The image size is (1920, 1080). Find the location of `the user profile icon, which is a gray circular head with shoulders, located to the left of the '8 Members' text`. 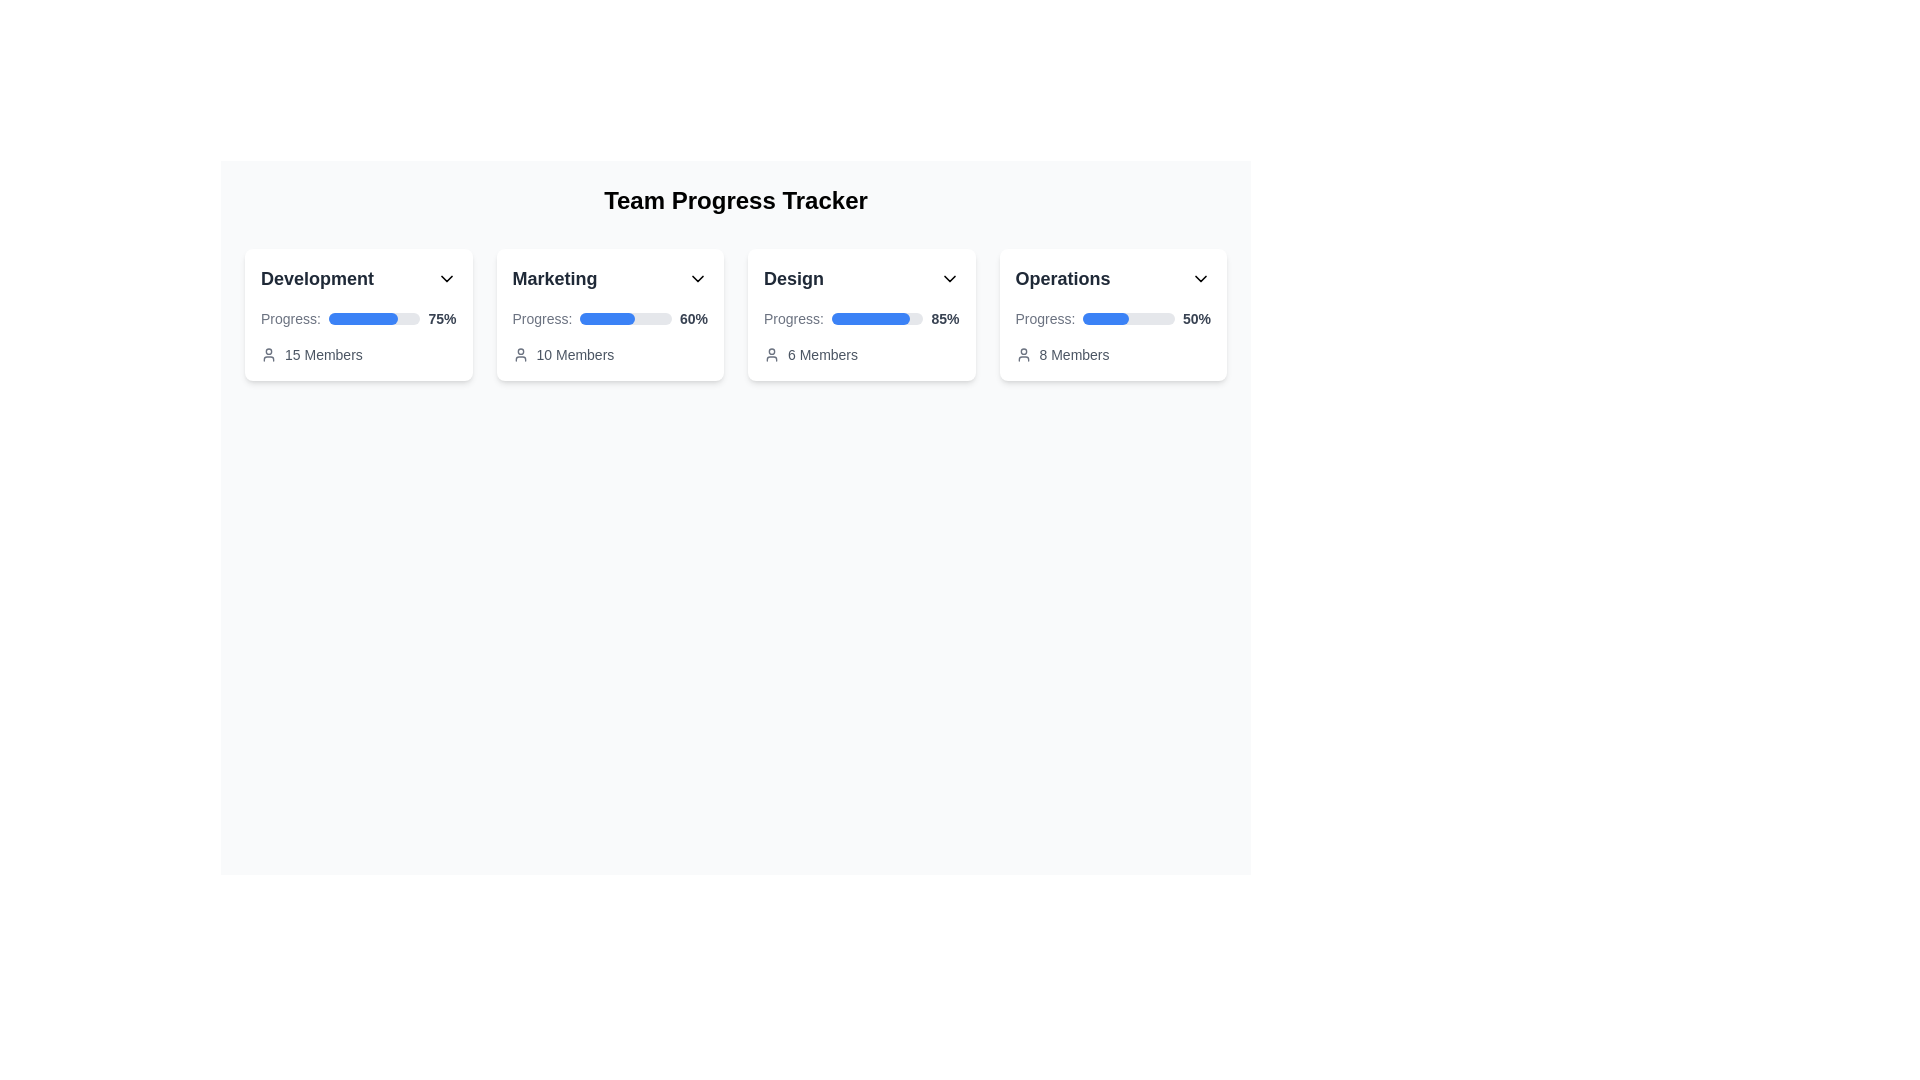

the user profile icon, which is a gray circular head with shoulders, located to the left of the '8 Members' text is located at coordinates (1023, 353).